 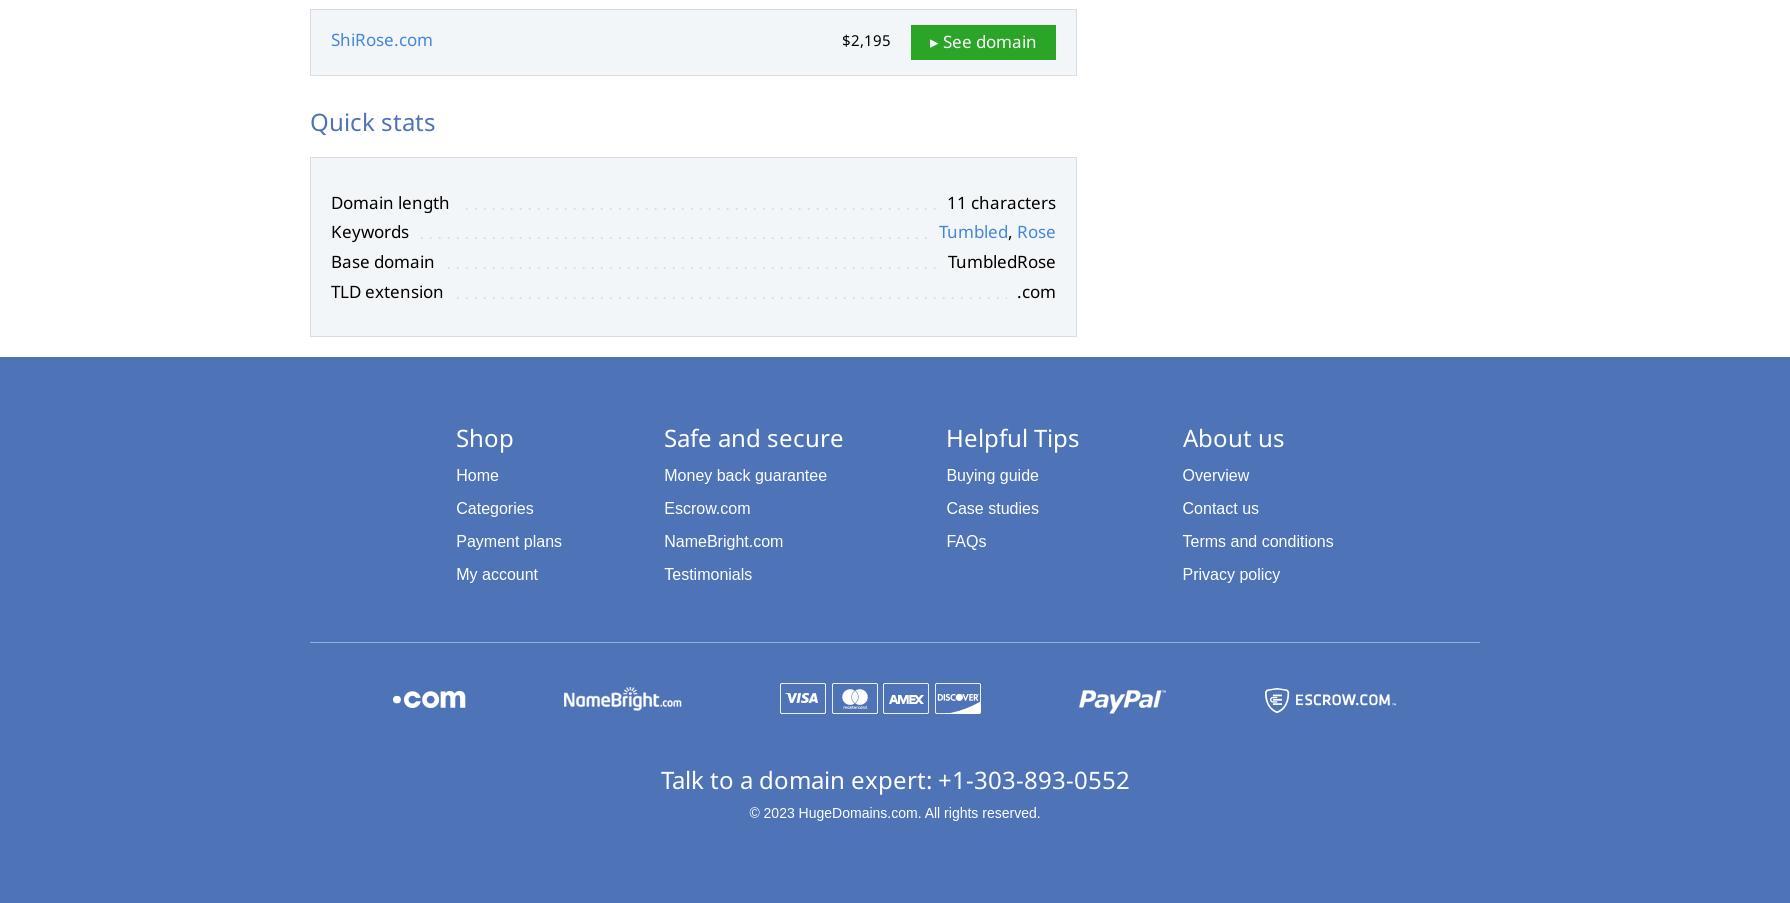 I want to click on 'Overview', so click(x=1215, y=475).